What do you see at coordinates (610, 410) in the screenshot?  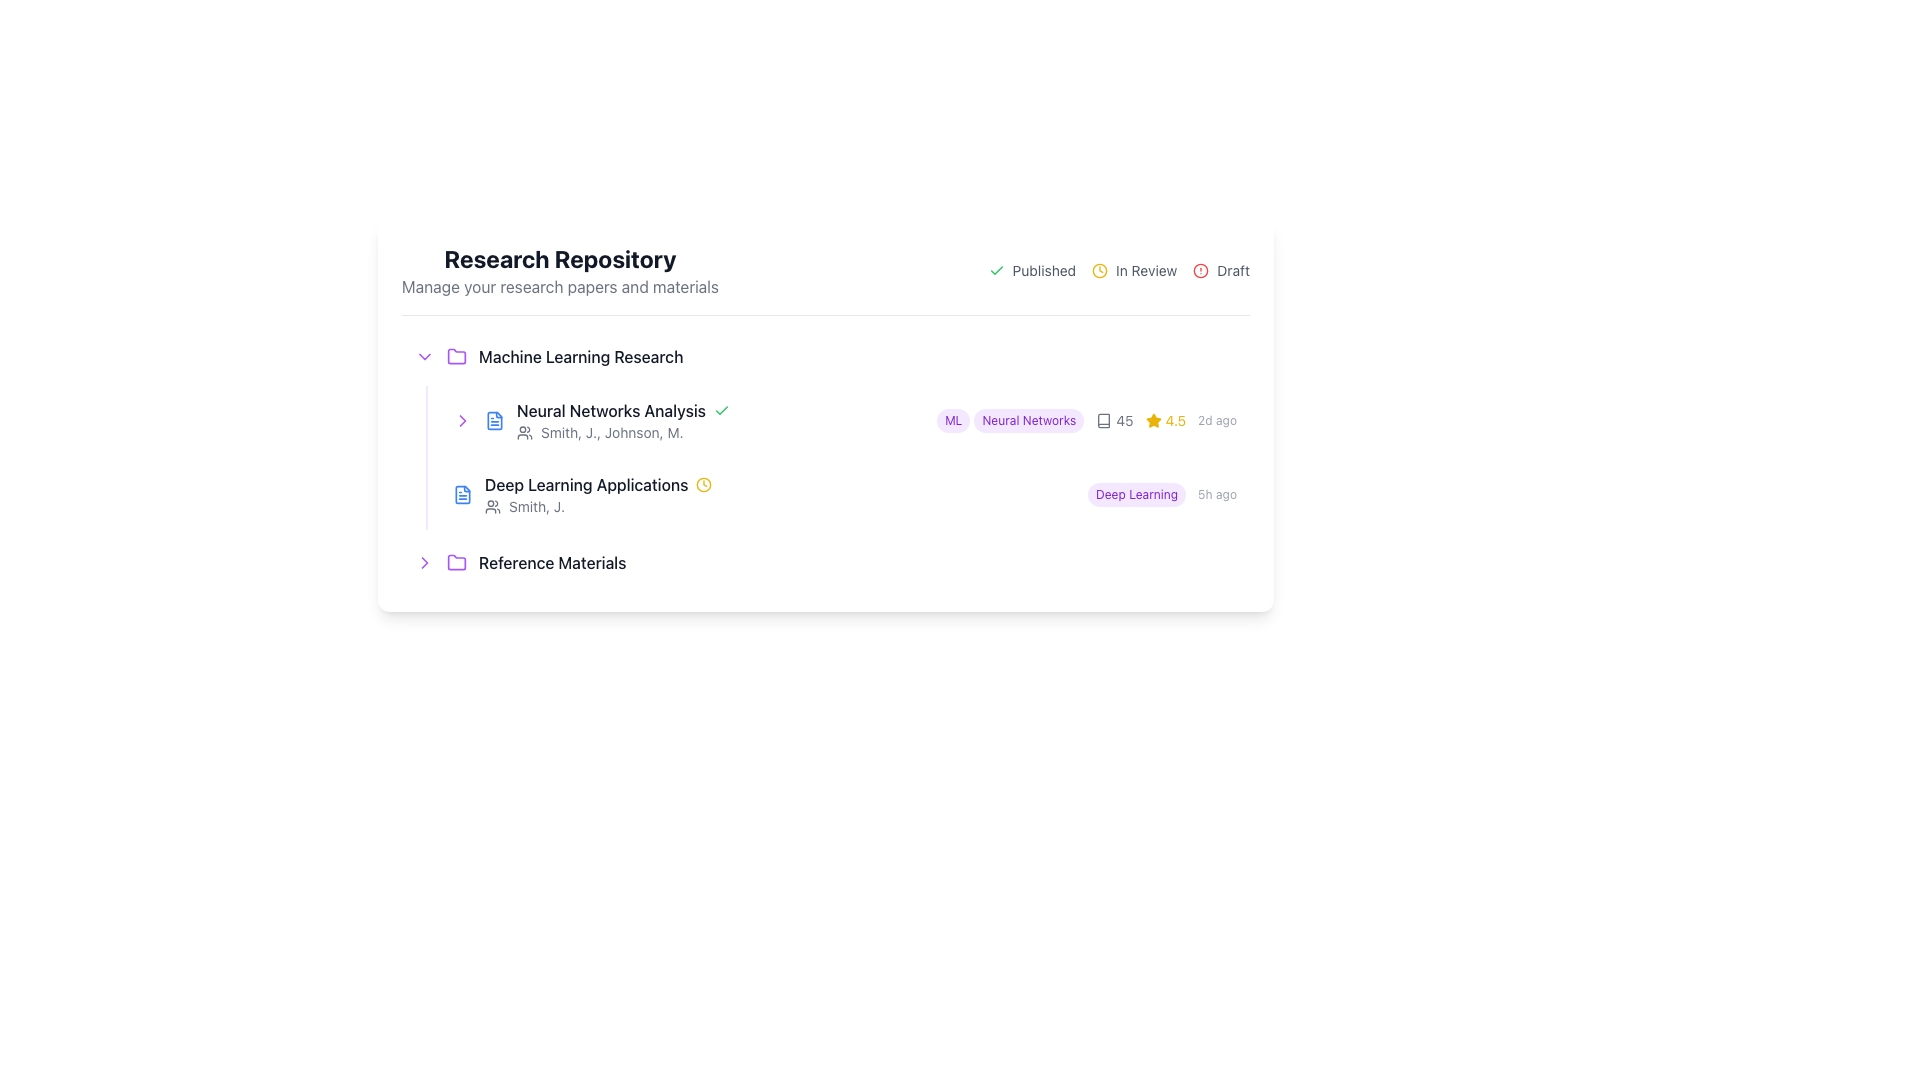 I see `displayed text 'Neural Networks Analysis' located under the 'Machine Learning Research' section header, aligned in a document-style layout` at bounding box center [610, 410].